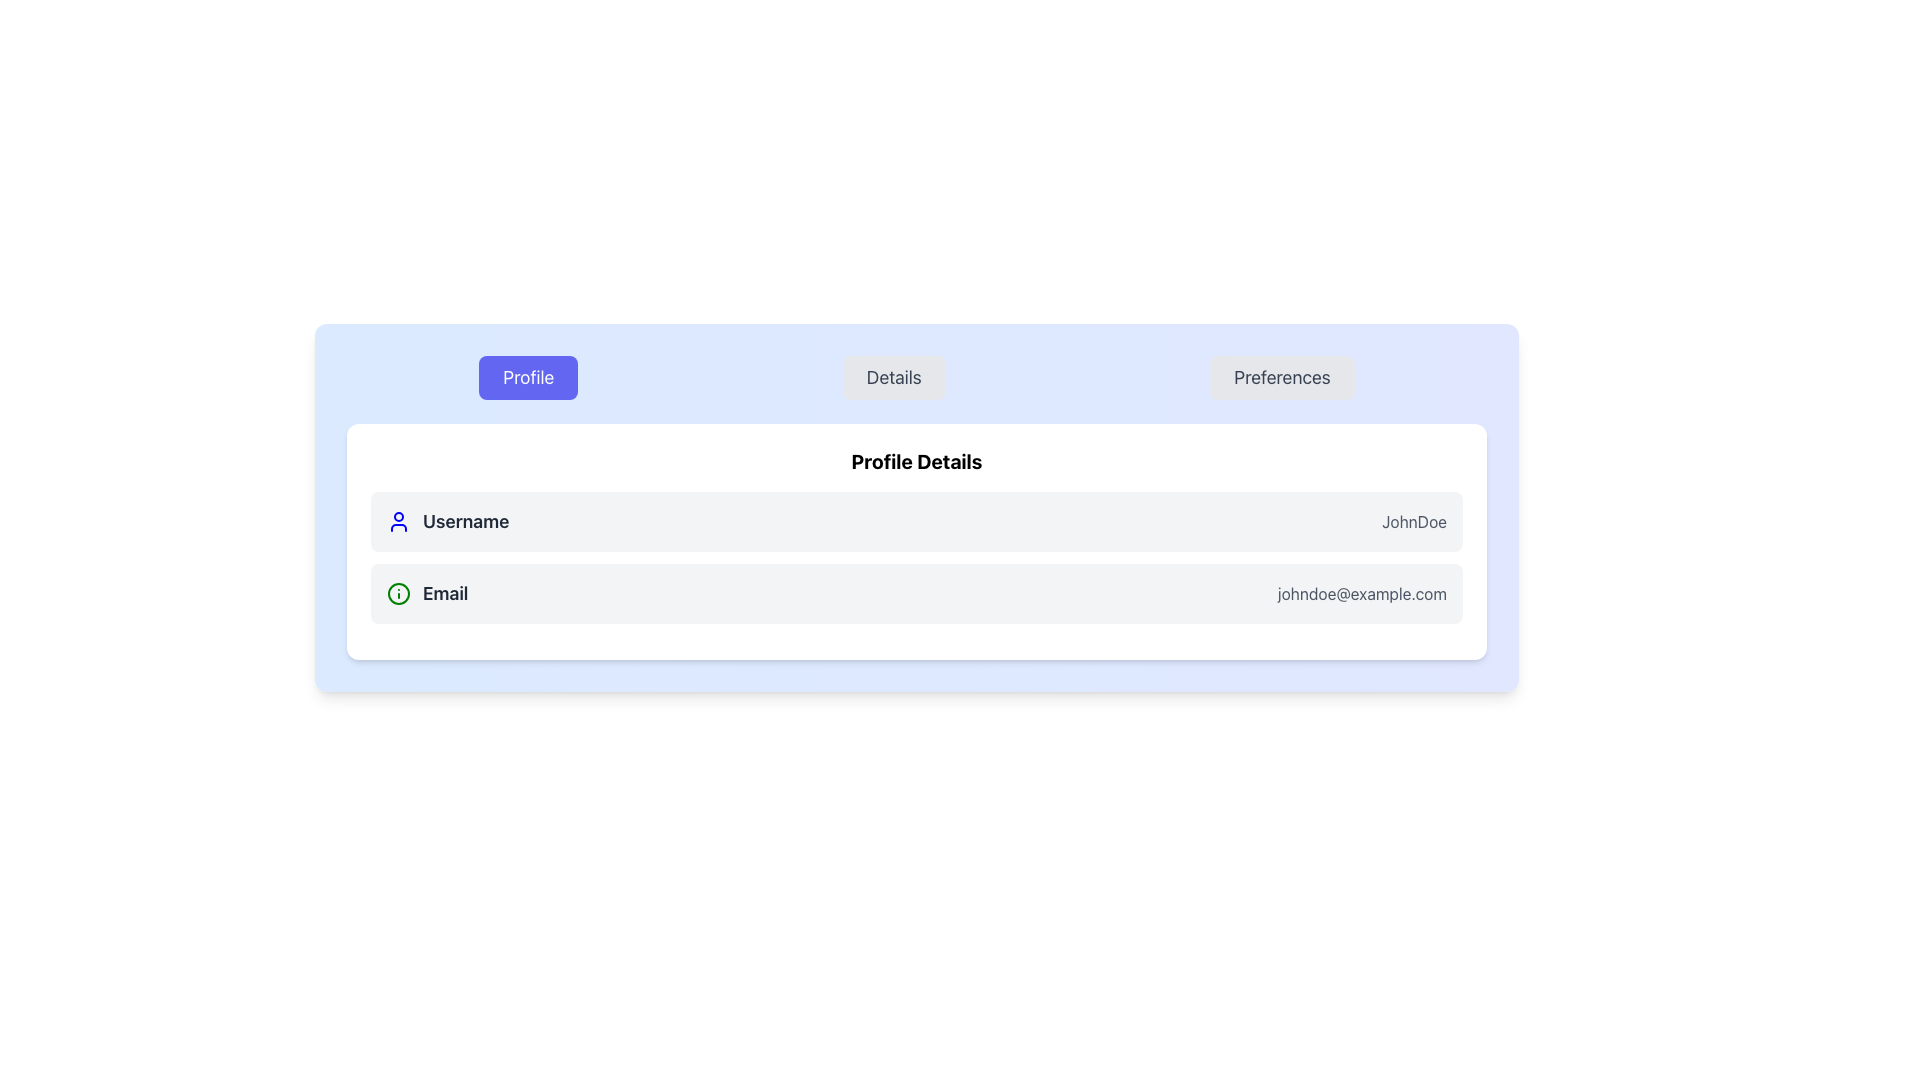 This screenshot has height=1080, width=1920. What do you see at coordinates (447, 520) in the screenshot?
I see `the 'Username' label and user icon, which features bold dark-gray text and a blue outlined user icon, located in the profile details card` at bounding box center [447, 520].